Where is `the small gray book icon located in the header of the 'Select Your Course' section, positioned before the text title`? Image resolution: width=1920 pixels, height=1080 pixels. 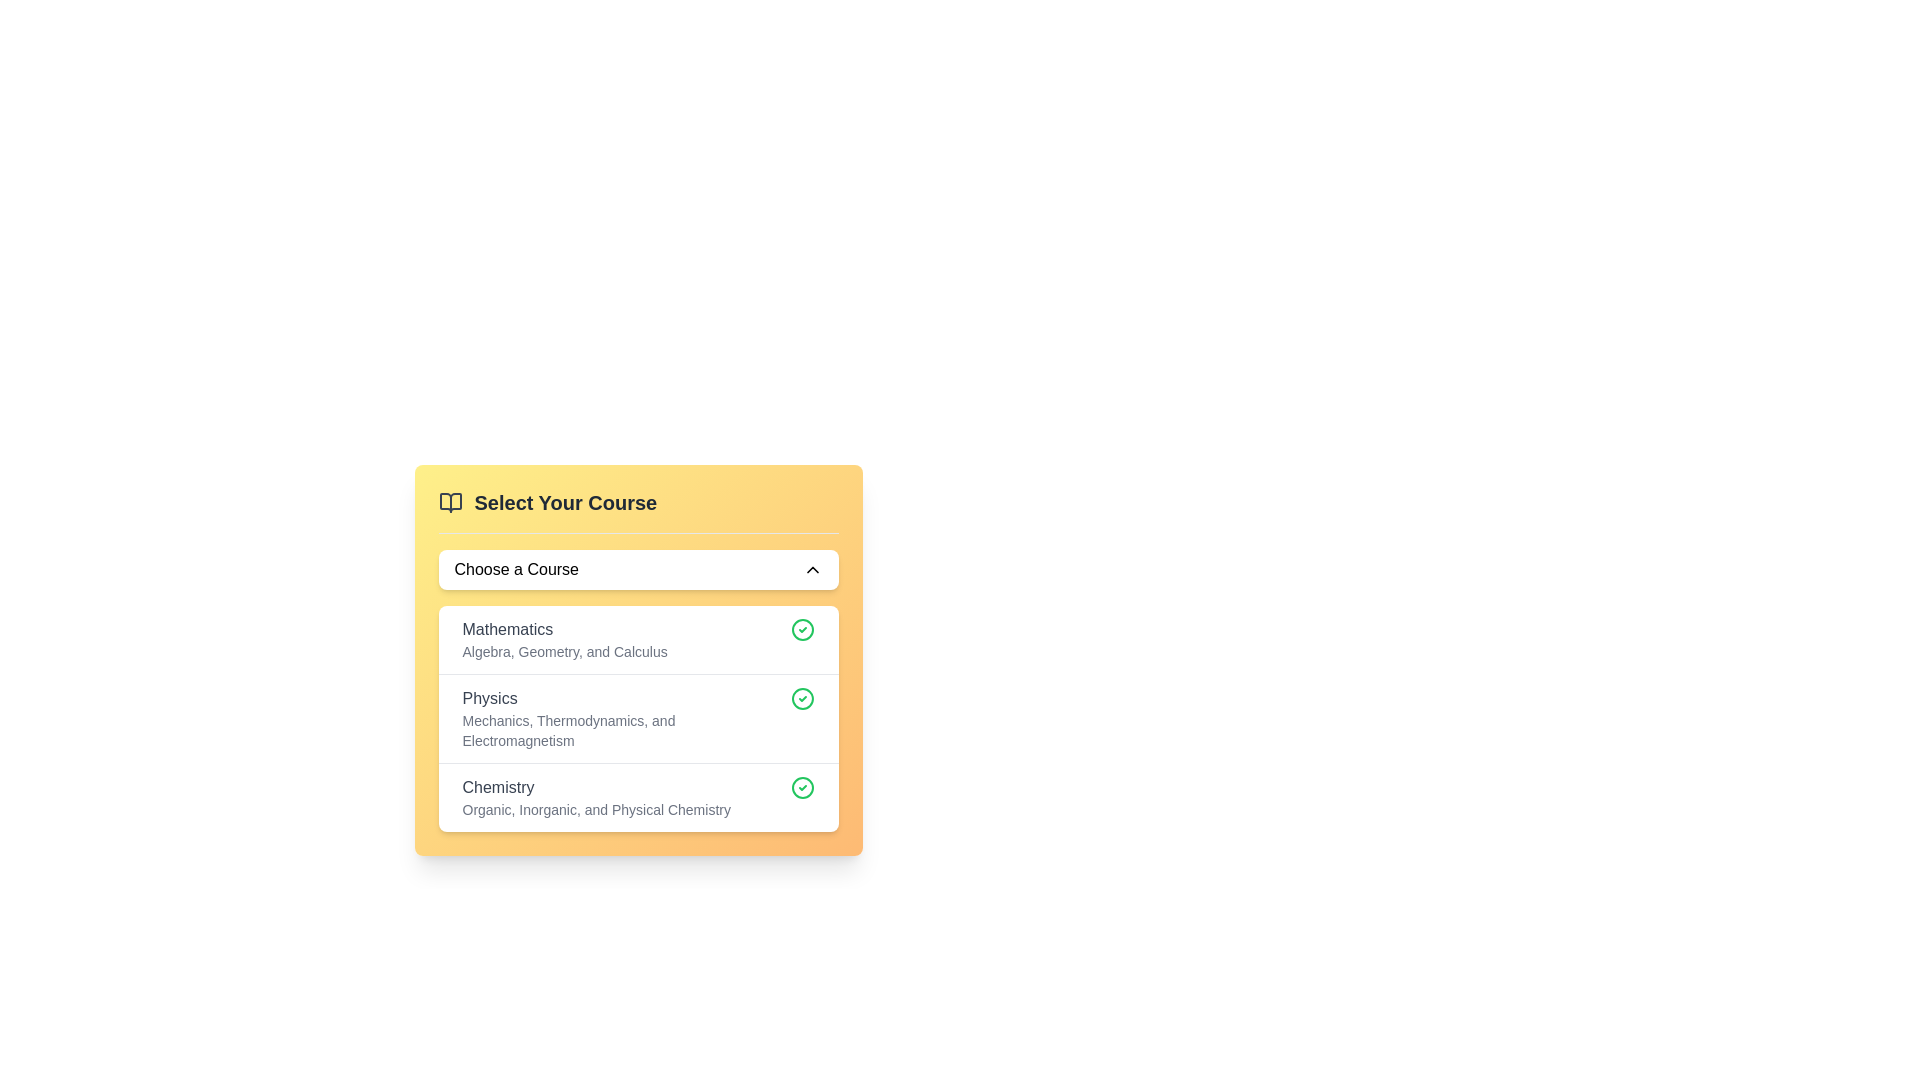
the small gray book icon located in the header of the 'Select Your Course' section, positioned before the text title is located at coordinates (449, 501).